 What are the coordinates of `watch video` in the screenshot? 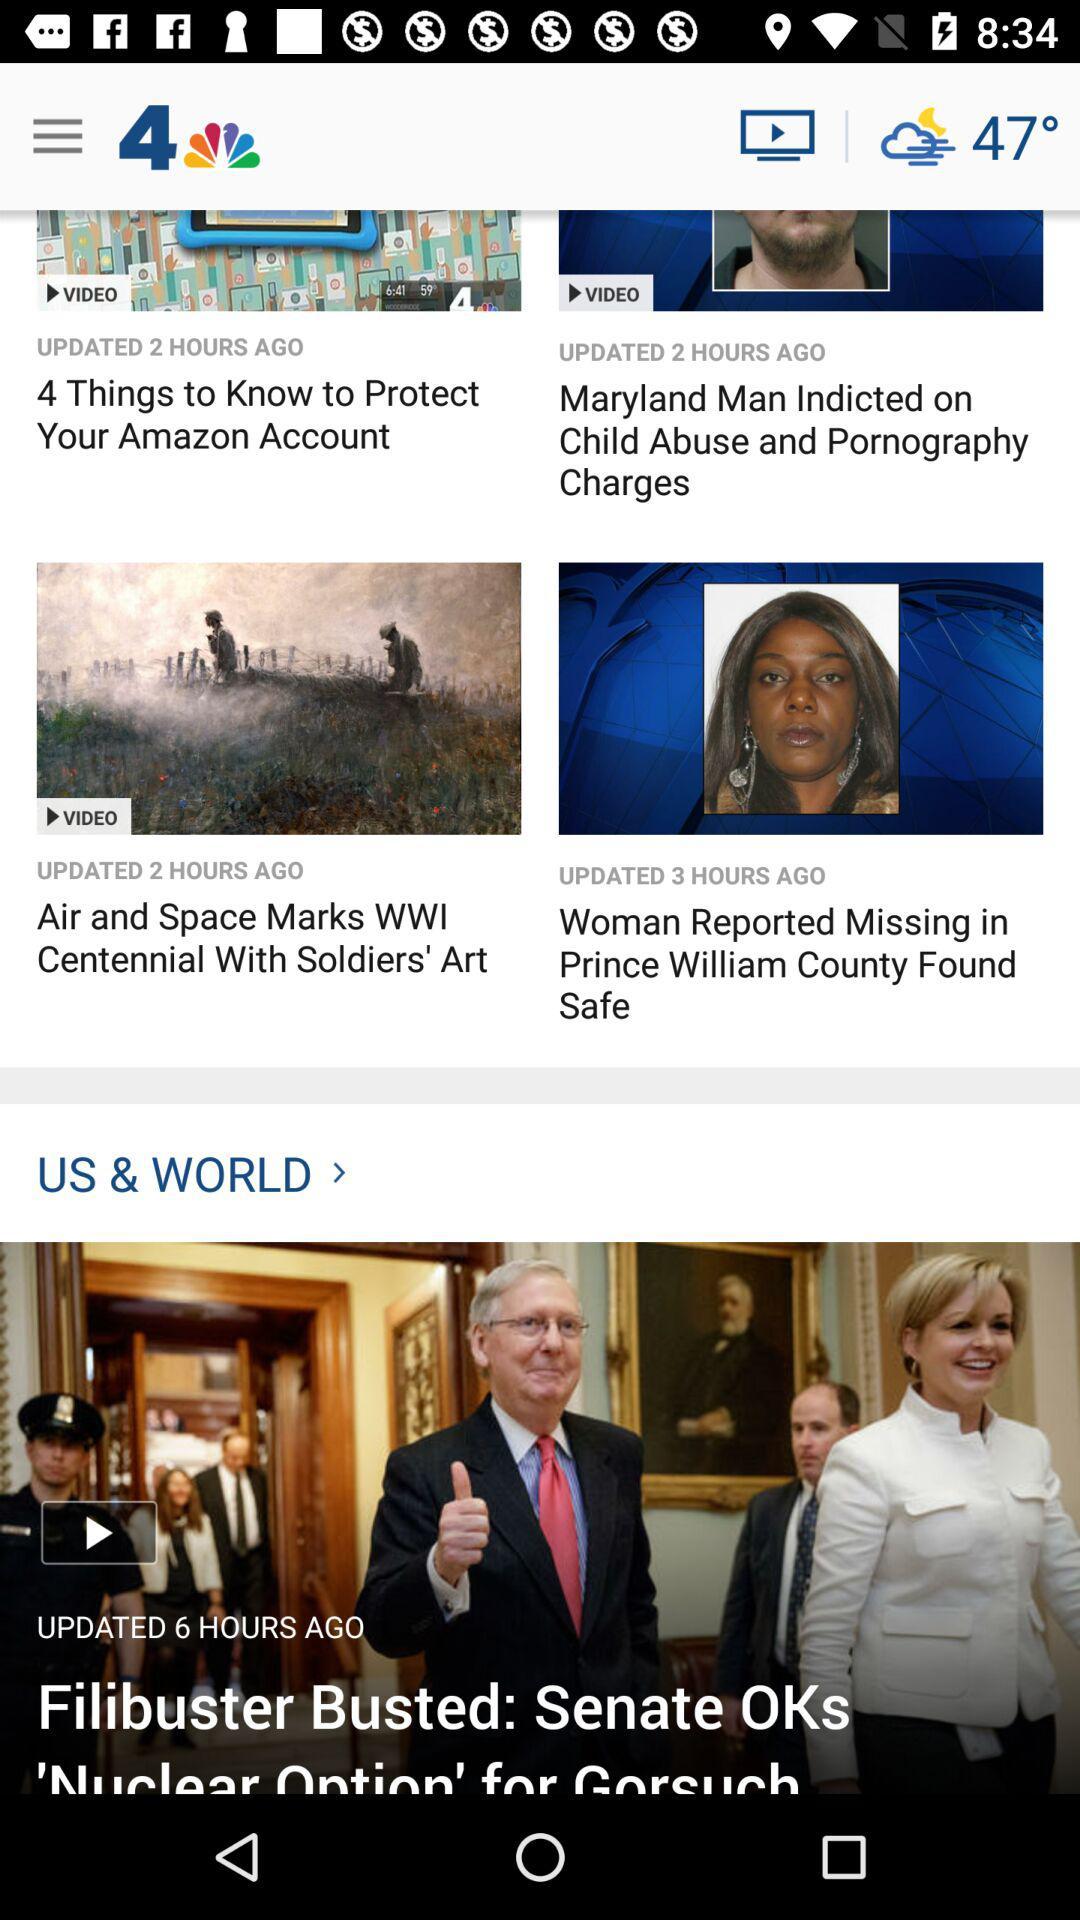 It's located at (278, 698).